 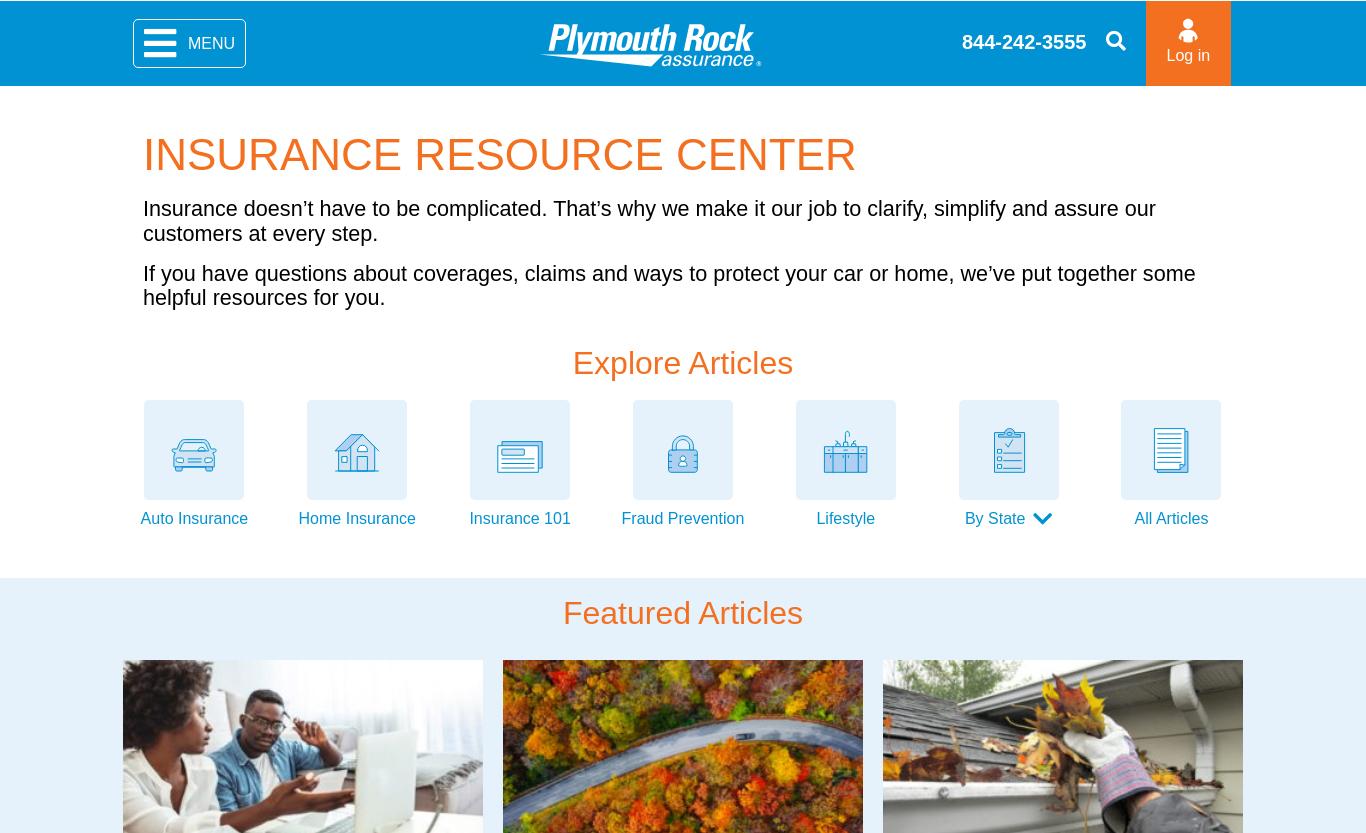 I want to click on 'Home Insurance', so click(x=355, y=517).